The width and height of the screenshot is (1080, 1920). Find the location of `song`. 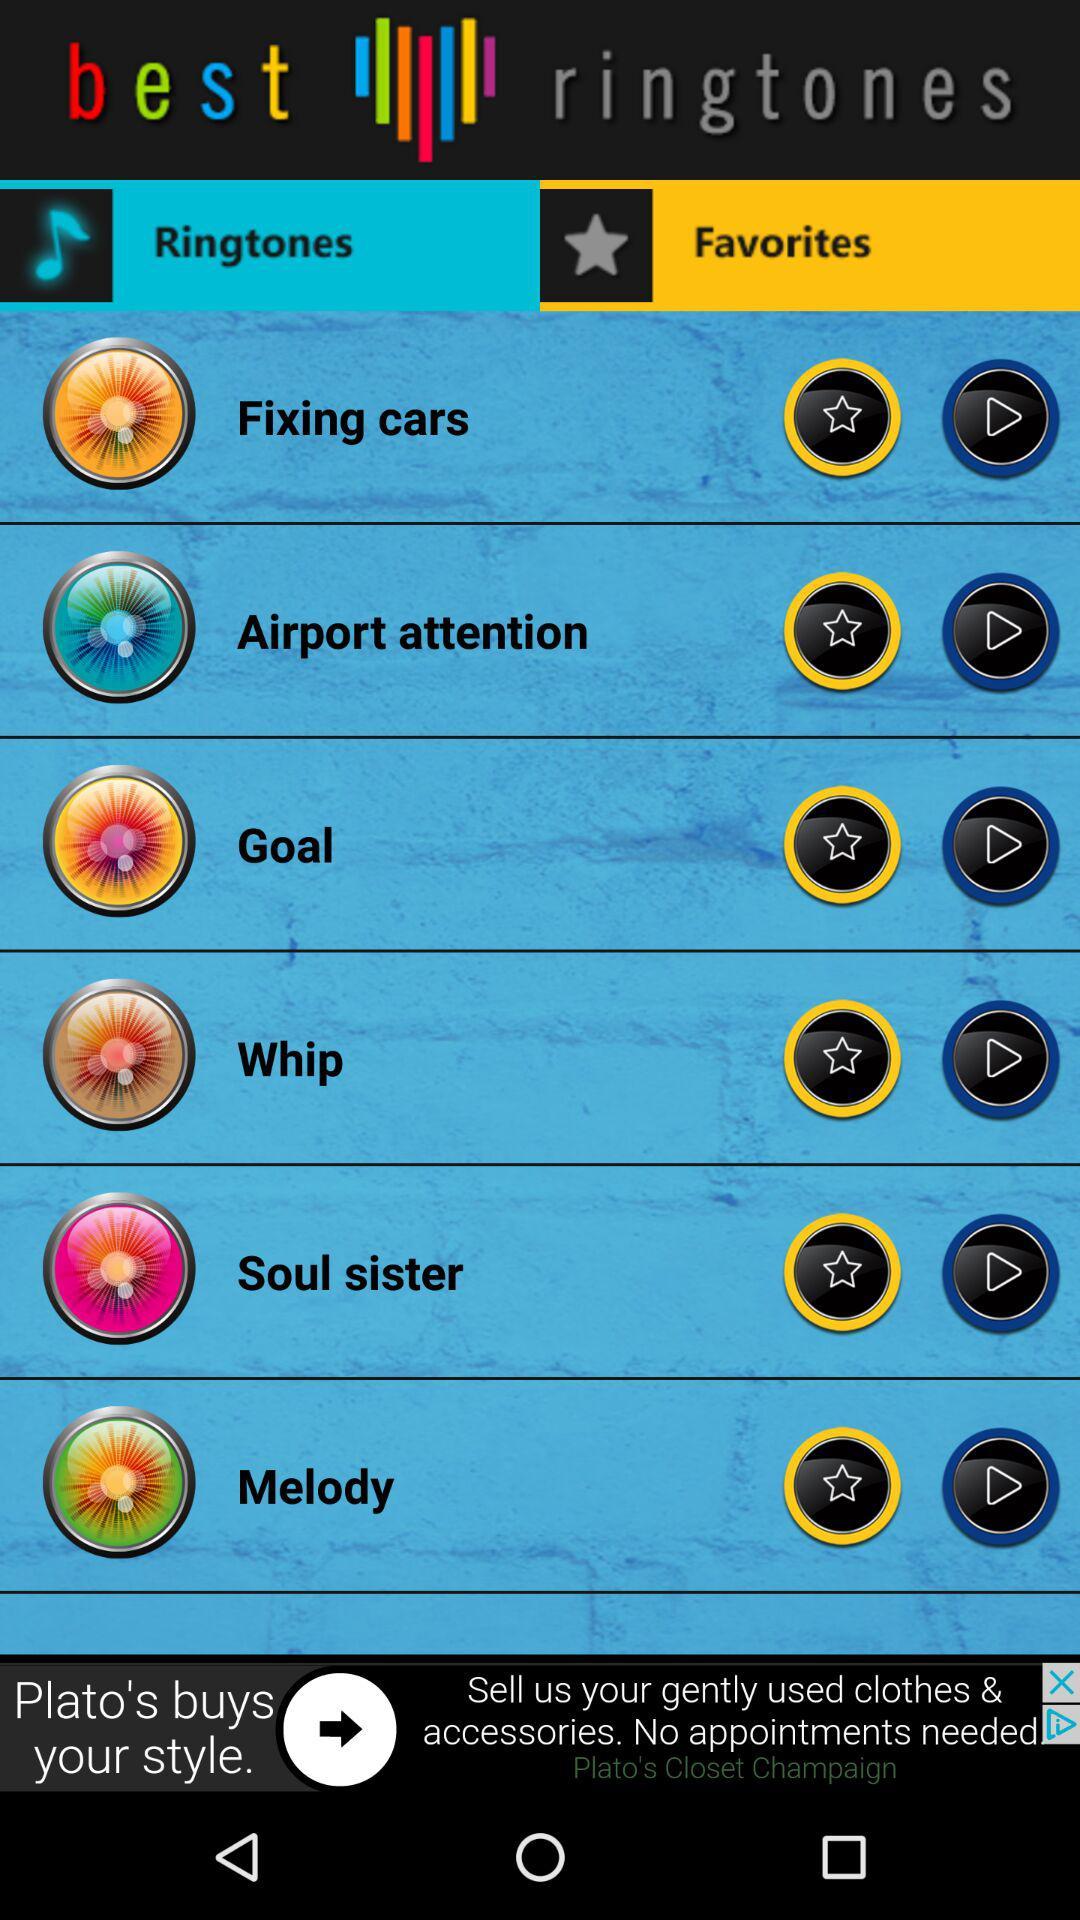

song is located at coordinates (1000, 1056).